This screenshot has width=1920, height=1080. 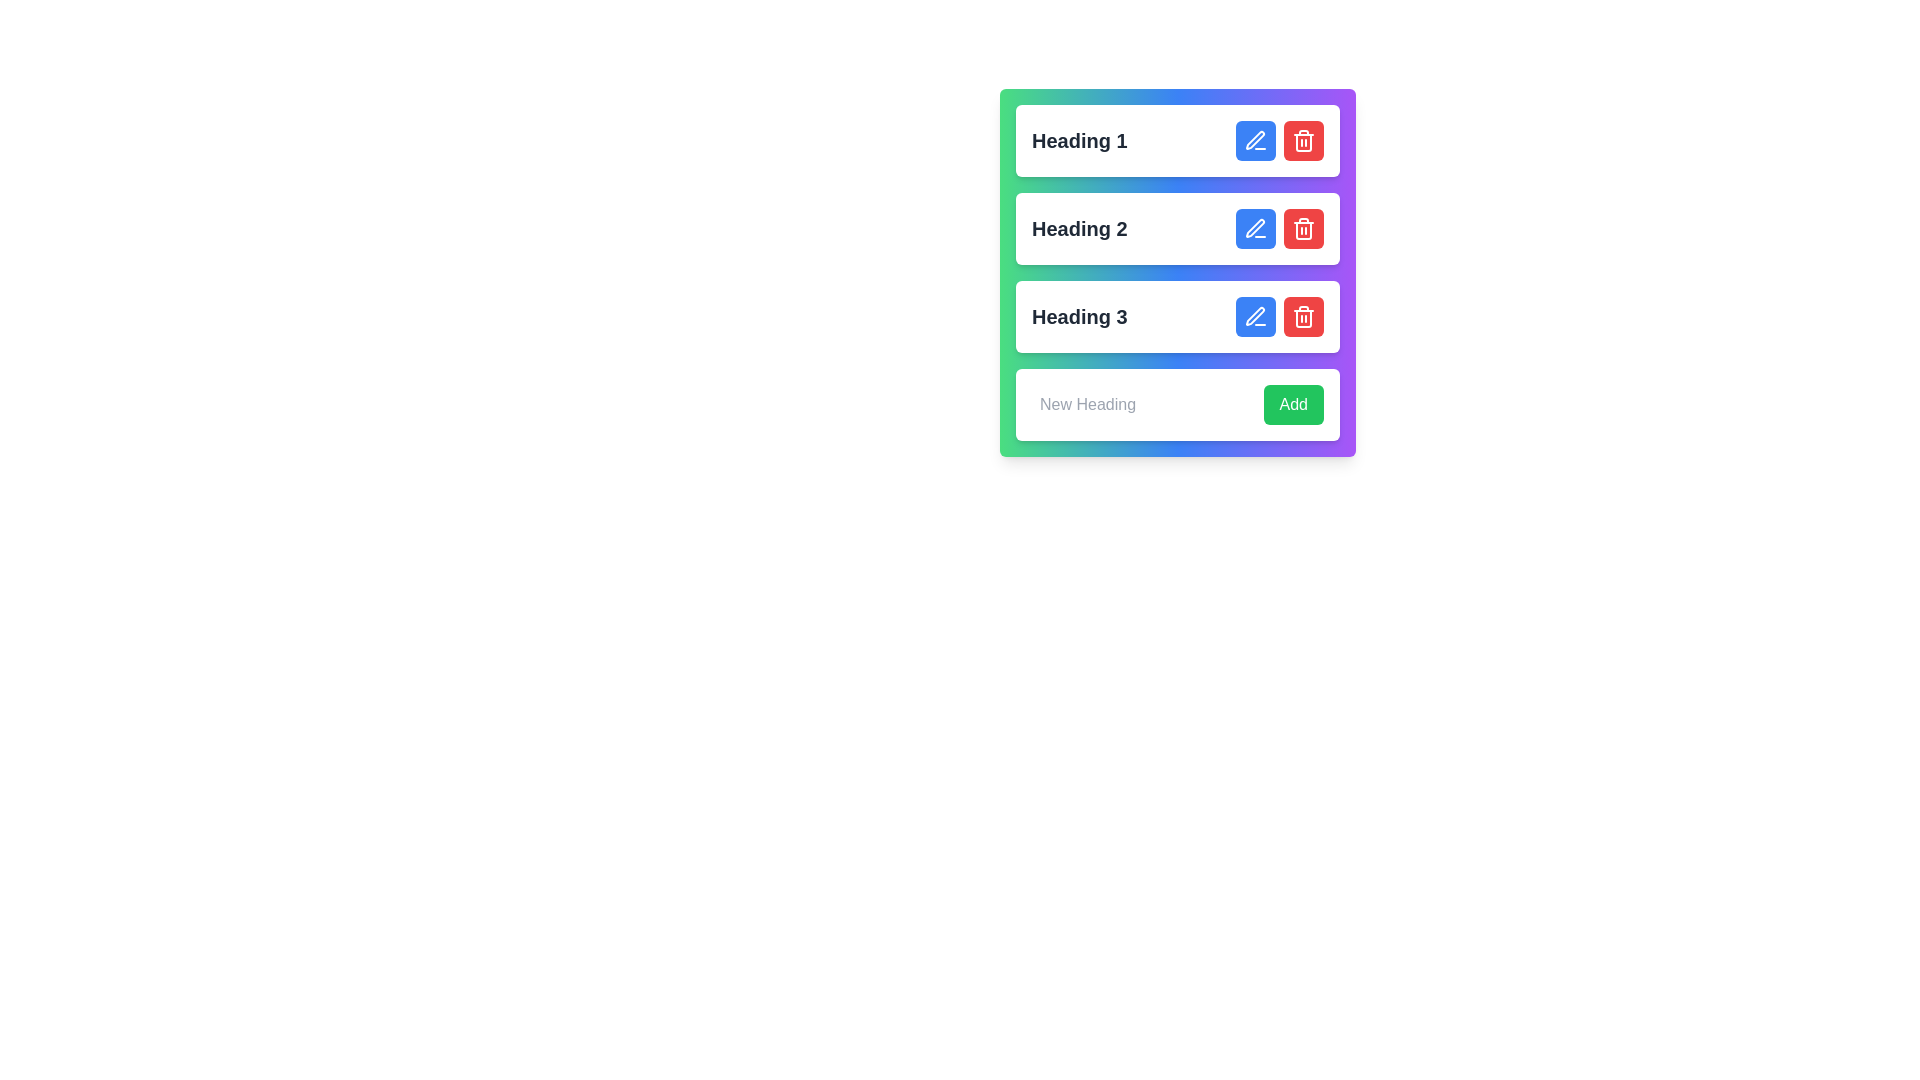 I want to click on the edit button icon located to the left of the delete button in the horizontal row aligned with 'Heading 3' text in the third list item, so click(x=1254, y=315).